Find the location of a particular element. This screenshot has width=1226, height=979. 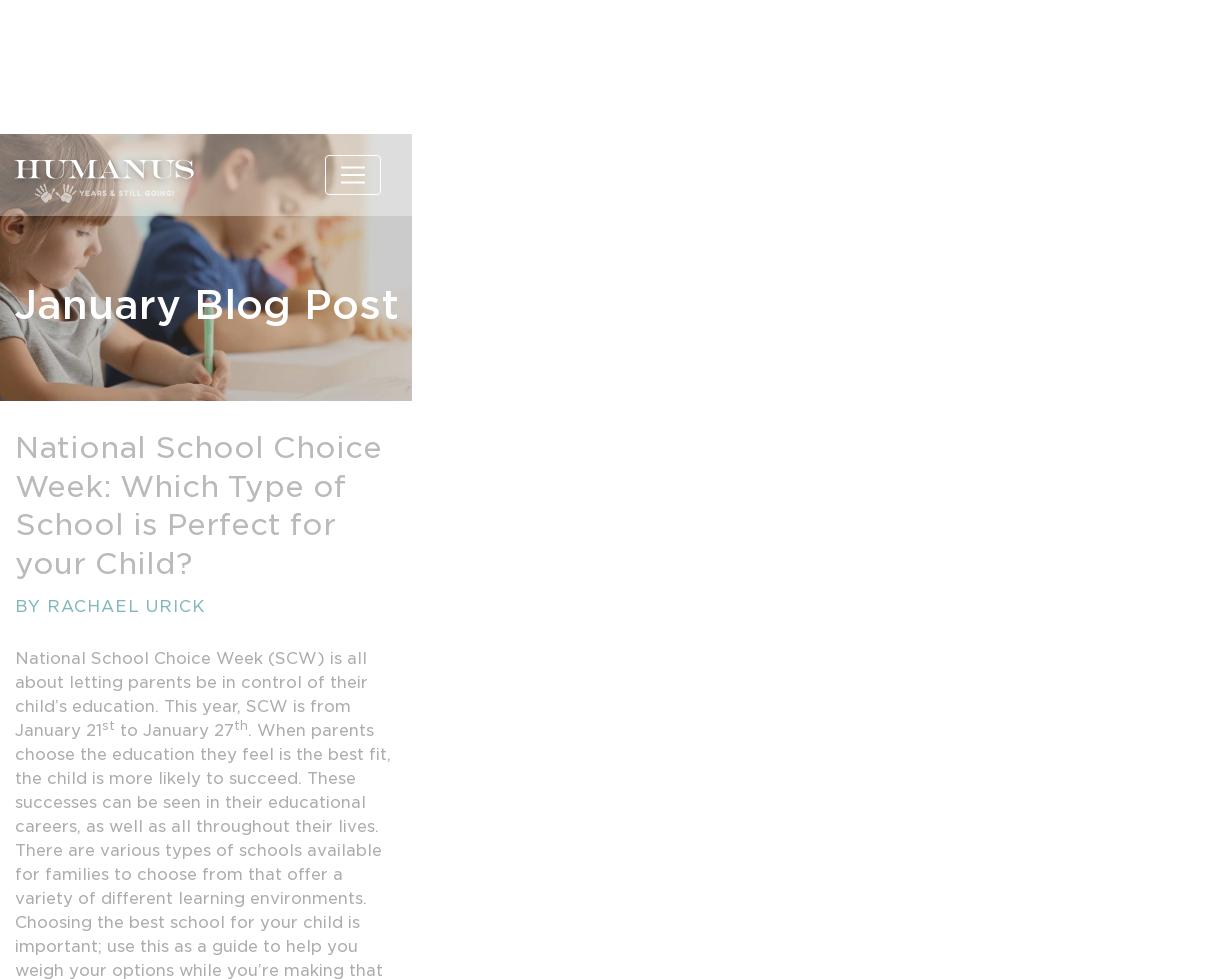

'SOURCES:' is located at coordinates (62, 843).